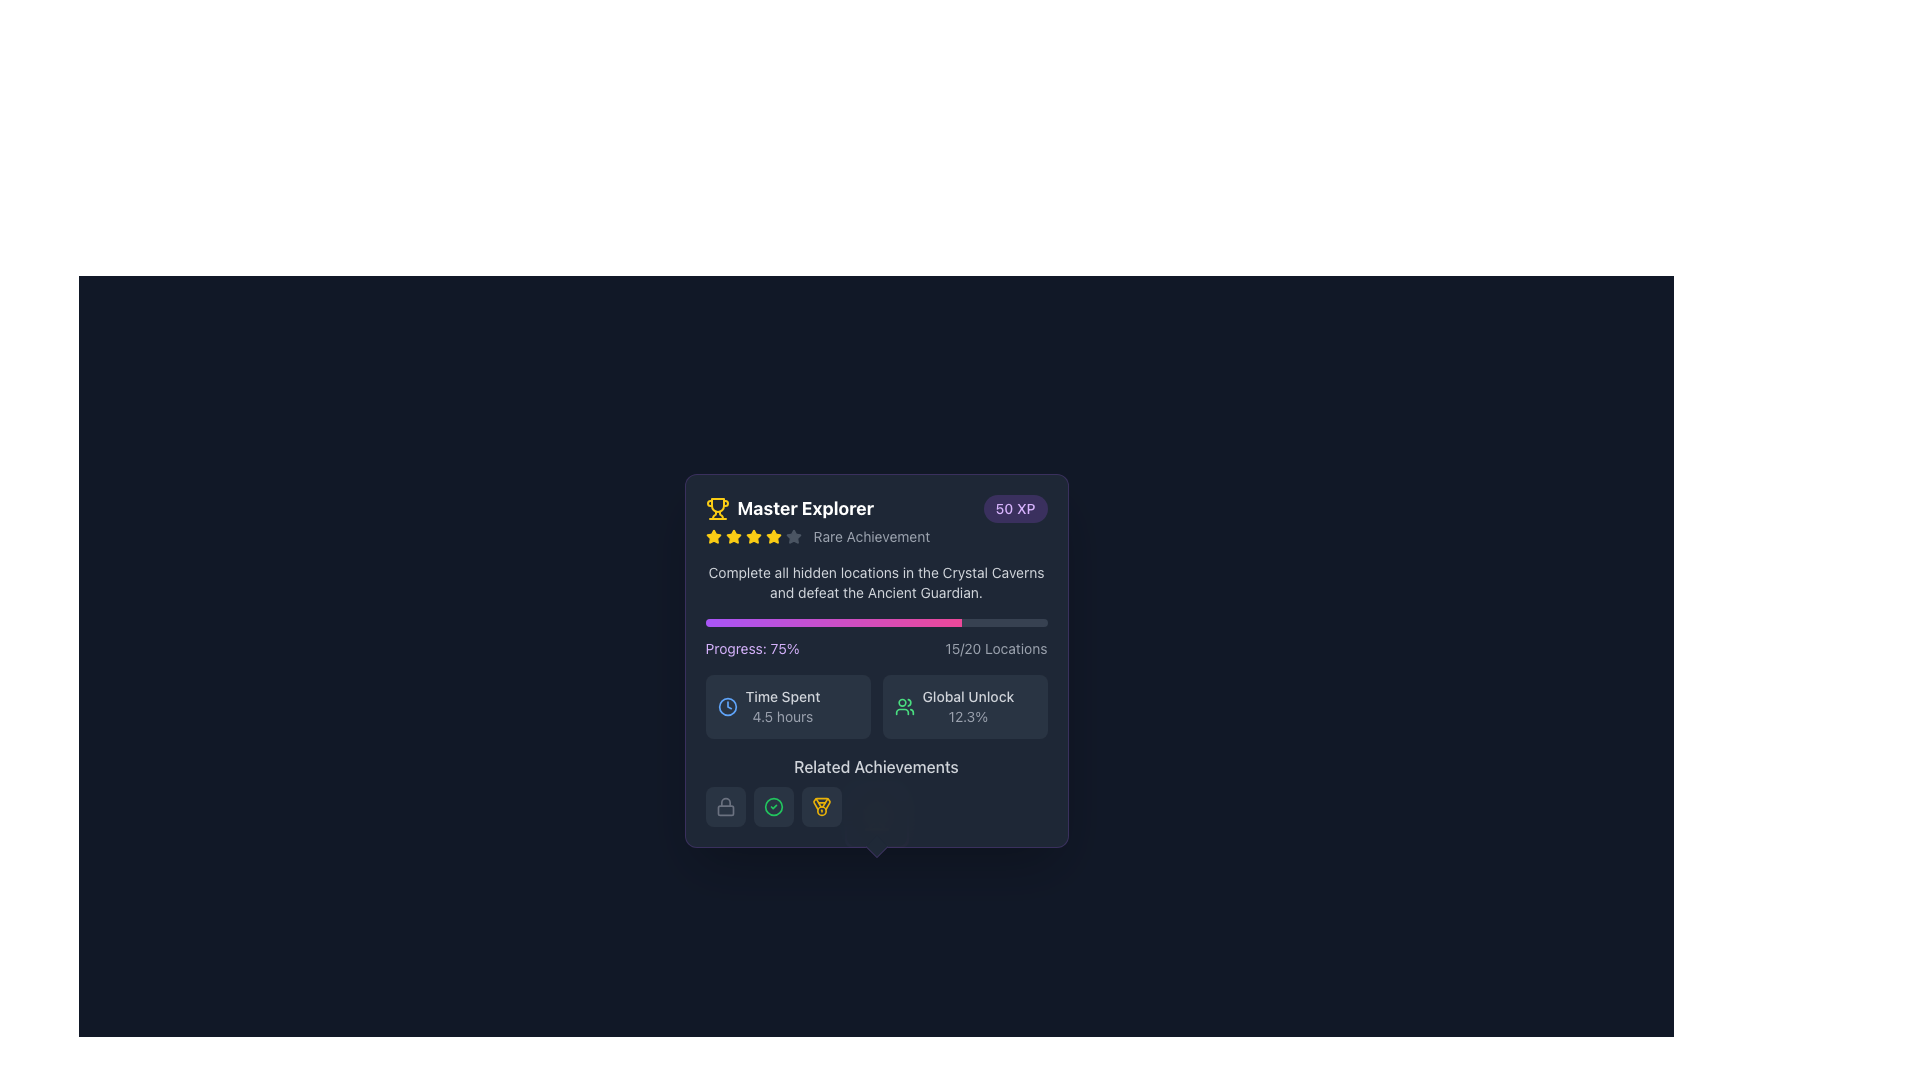 This screenshot has height=1080, width=1920. What do you see at coordinates (726, 705) in the screenshot?
I see `the time icon located to the left of the '4.5 hours' text within the 'Time Spent' block in the bottom-left area of the information card` at bounding box center [726, 705].